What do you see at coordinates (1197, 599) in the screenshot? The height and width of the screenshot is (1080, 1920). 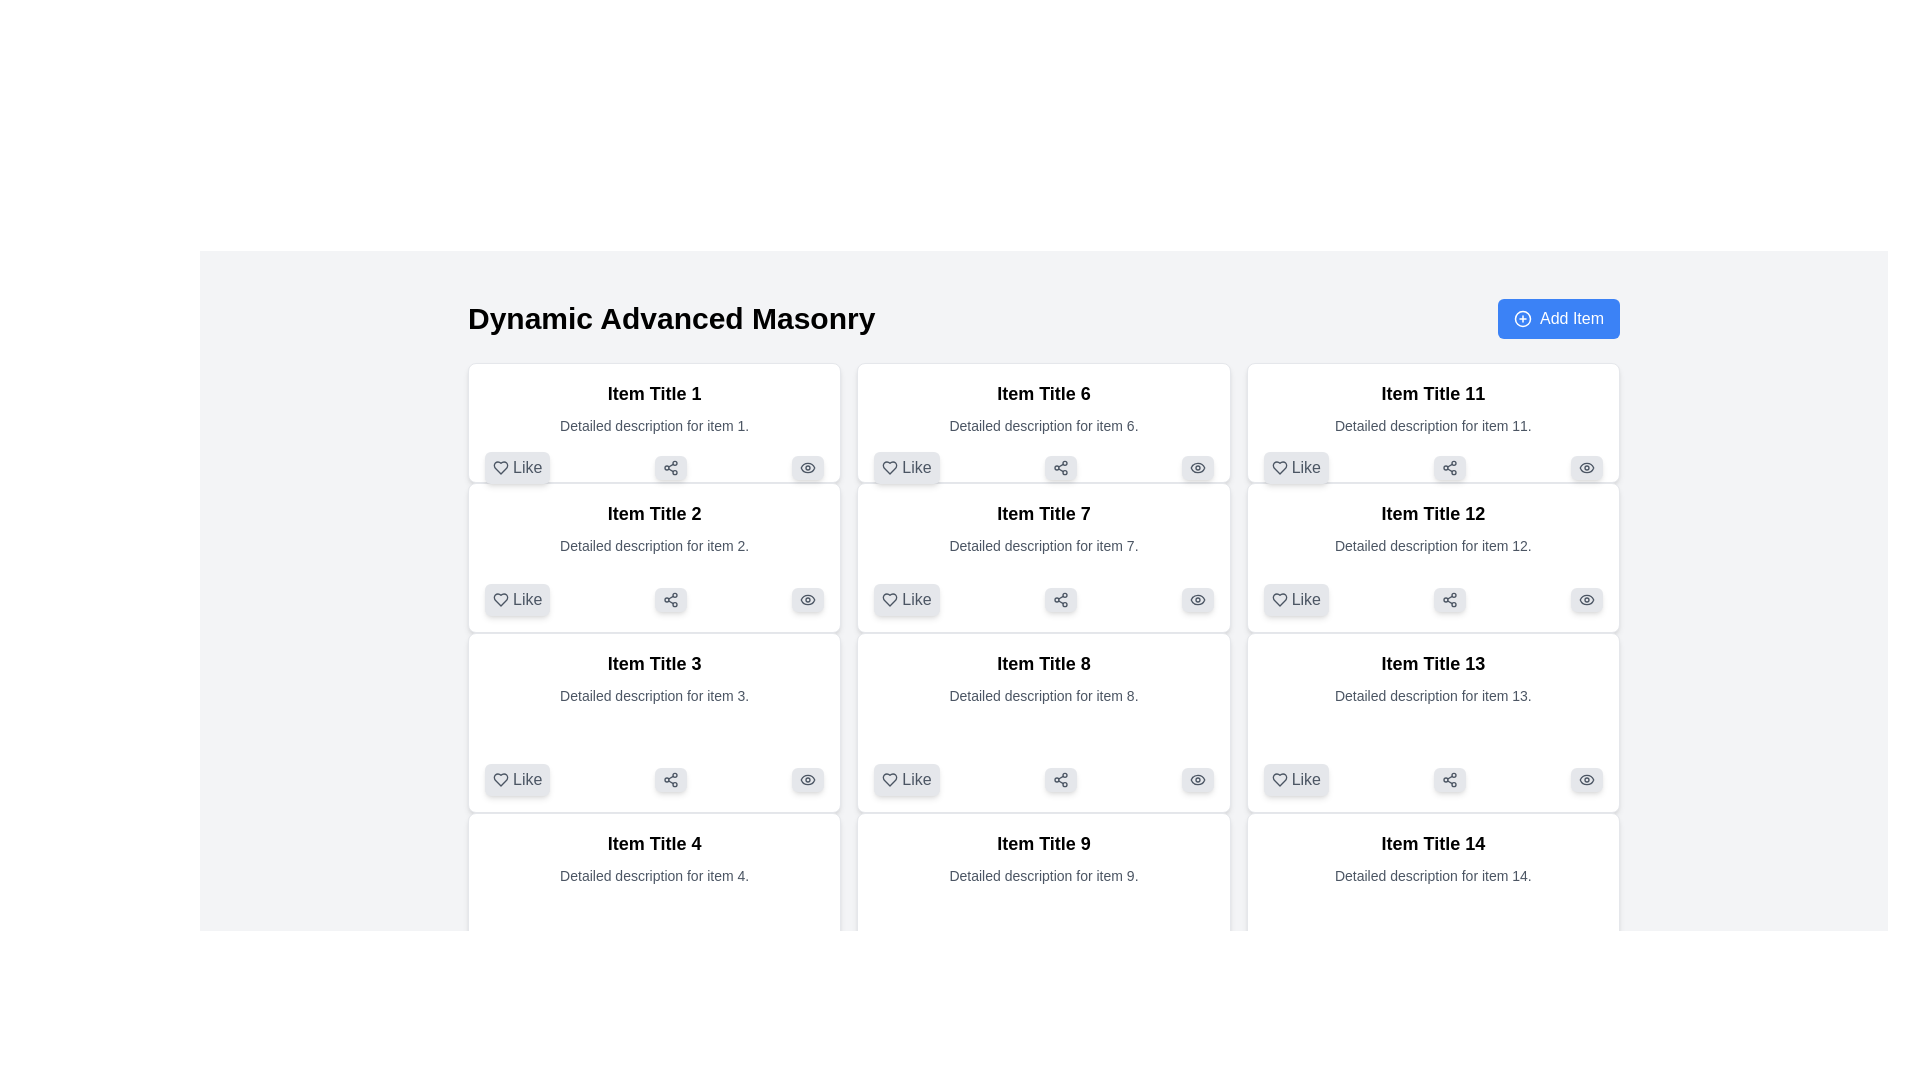 I see `the small button with a light gray background and eye icon in the bottom-right corner of the 'Item Title 7' card` at bounding box center [1197, 599].